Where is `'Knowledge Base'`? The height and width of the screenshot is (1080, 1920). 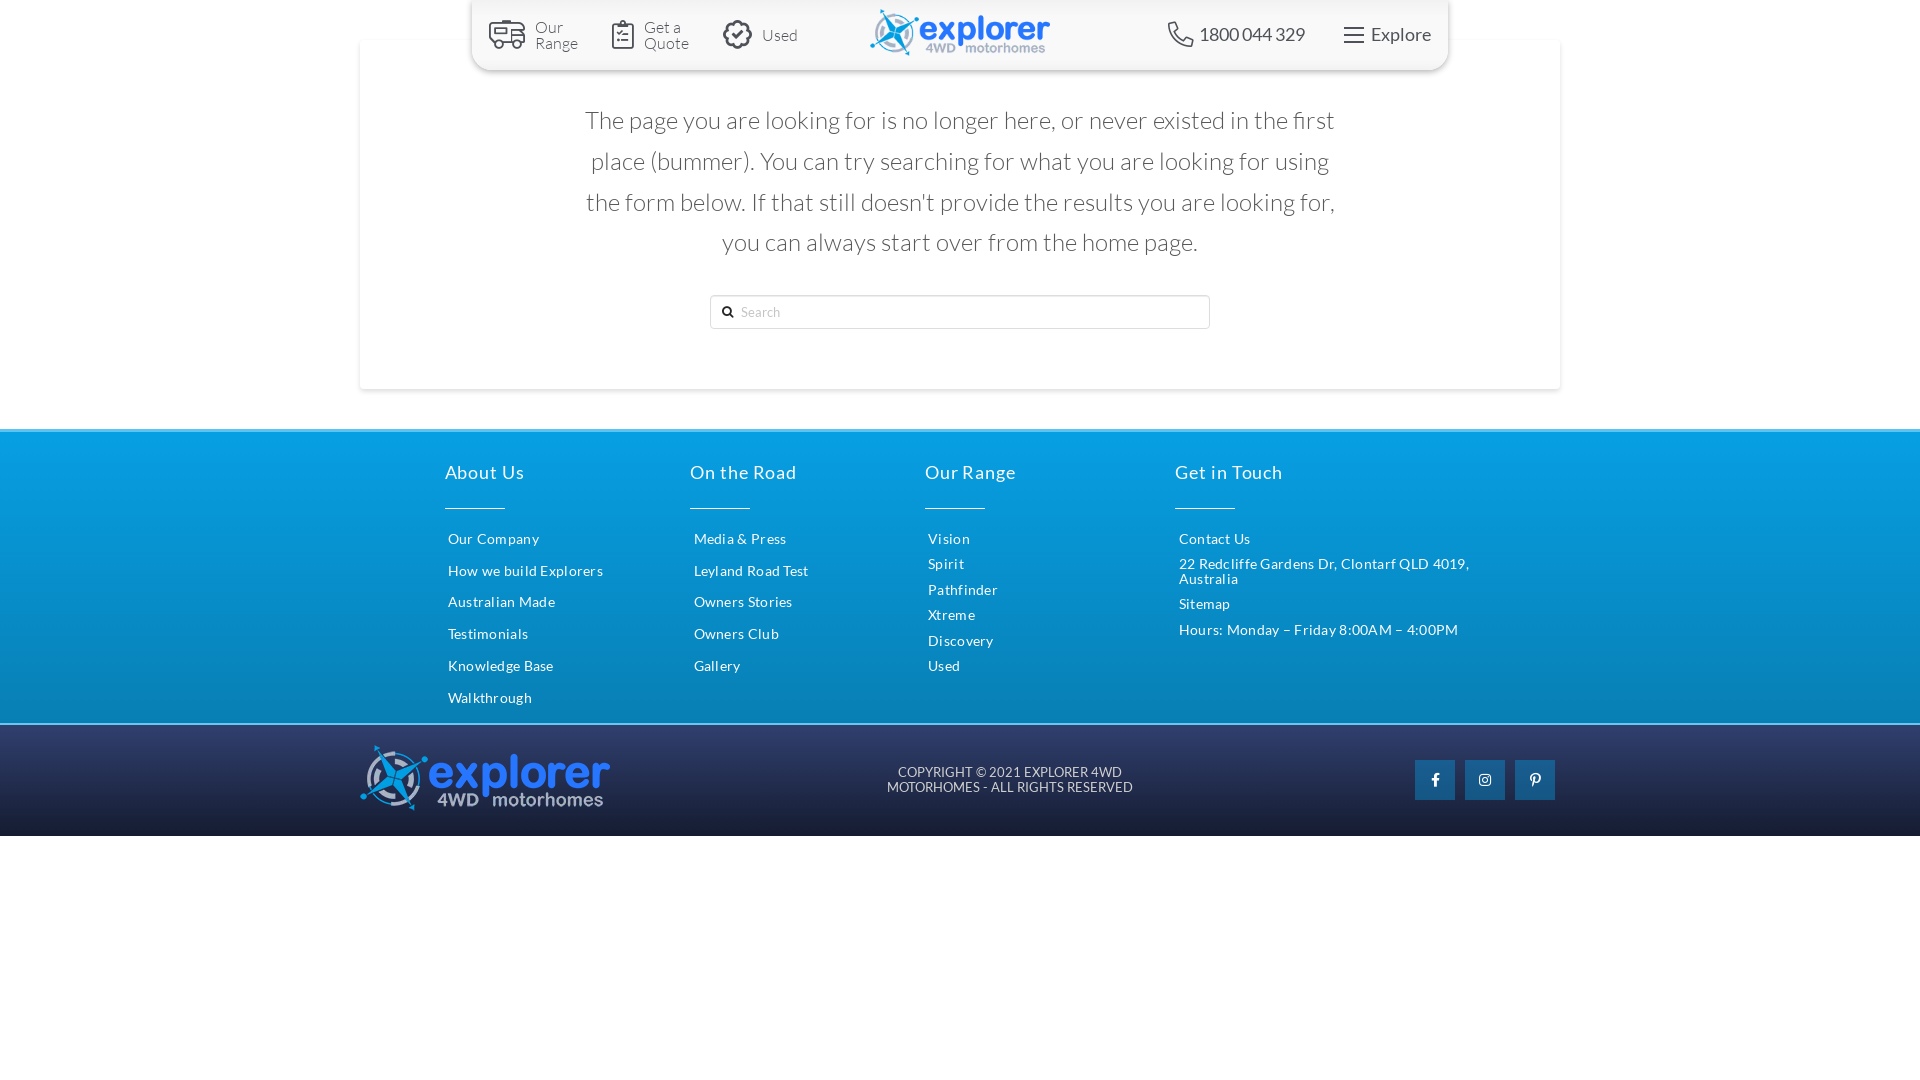
'Knowledge Base' is located at coordinates (499, 667).